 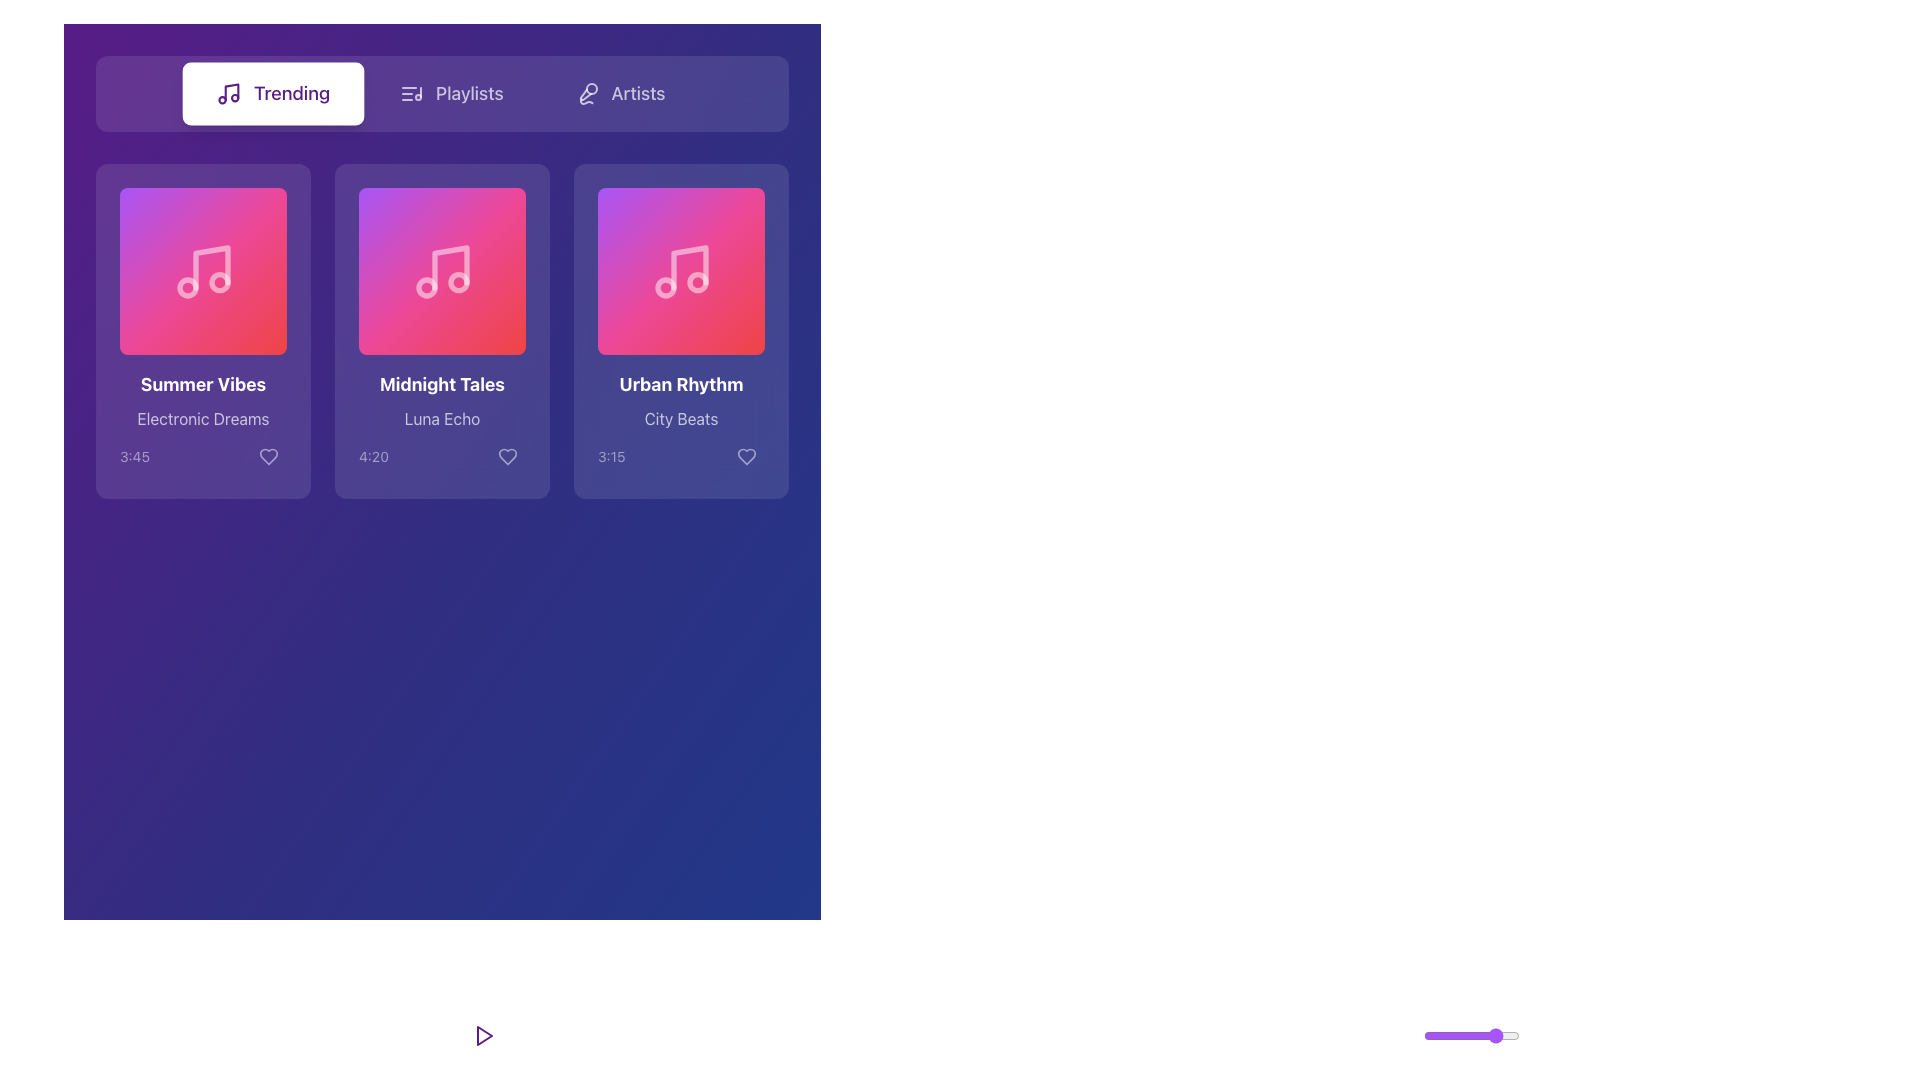 I want to click on the play button icon located at the bottom center of the interface to initiate media playback or trigger a related action, so click(x=484, y=1035).